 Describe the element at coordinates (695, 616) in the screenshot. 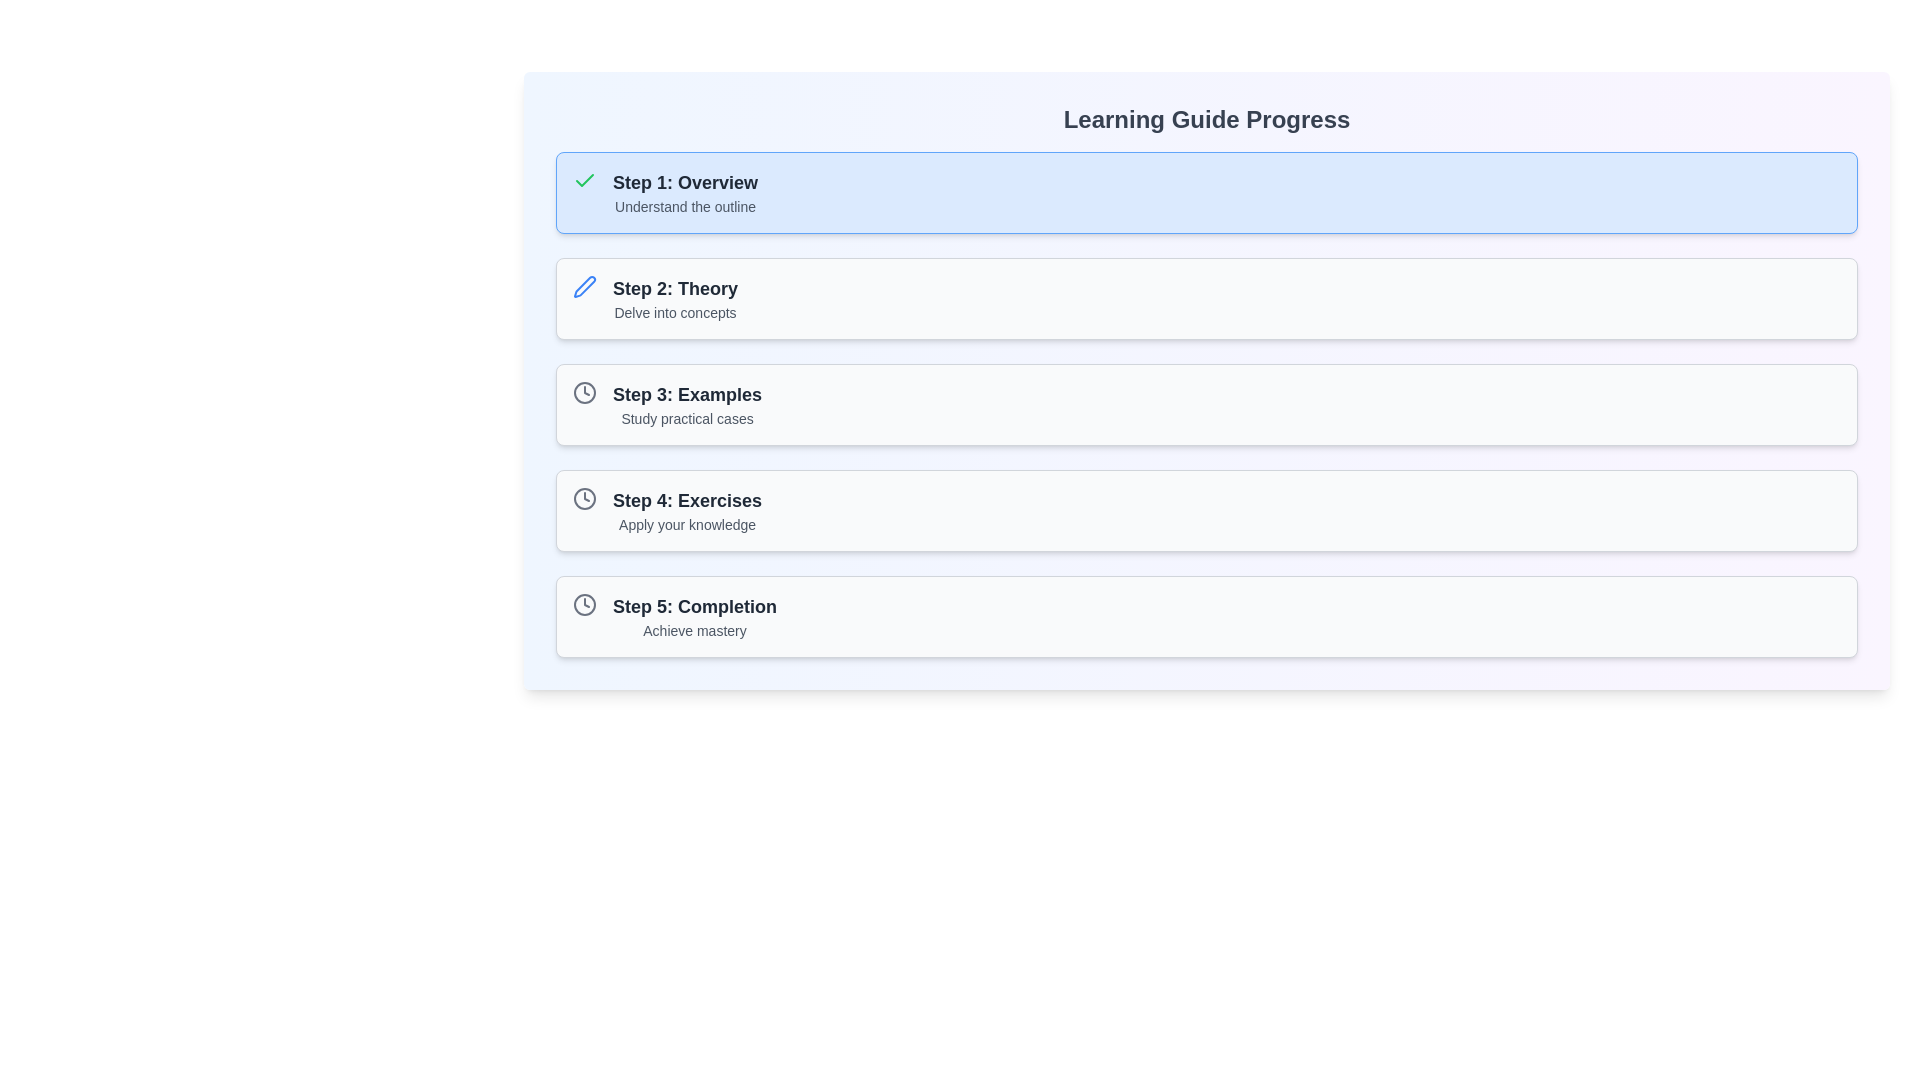

I see `the text display component that shows 'Step 5: Completion' and its objective 'Achieve mastery' in the learning guide` at that location.